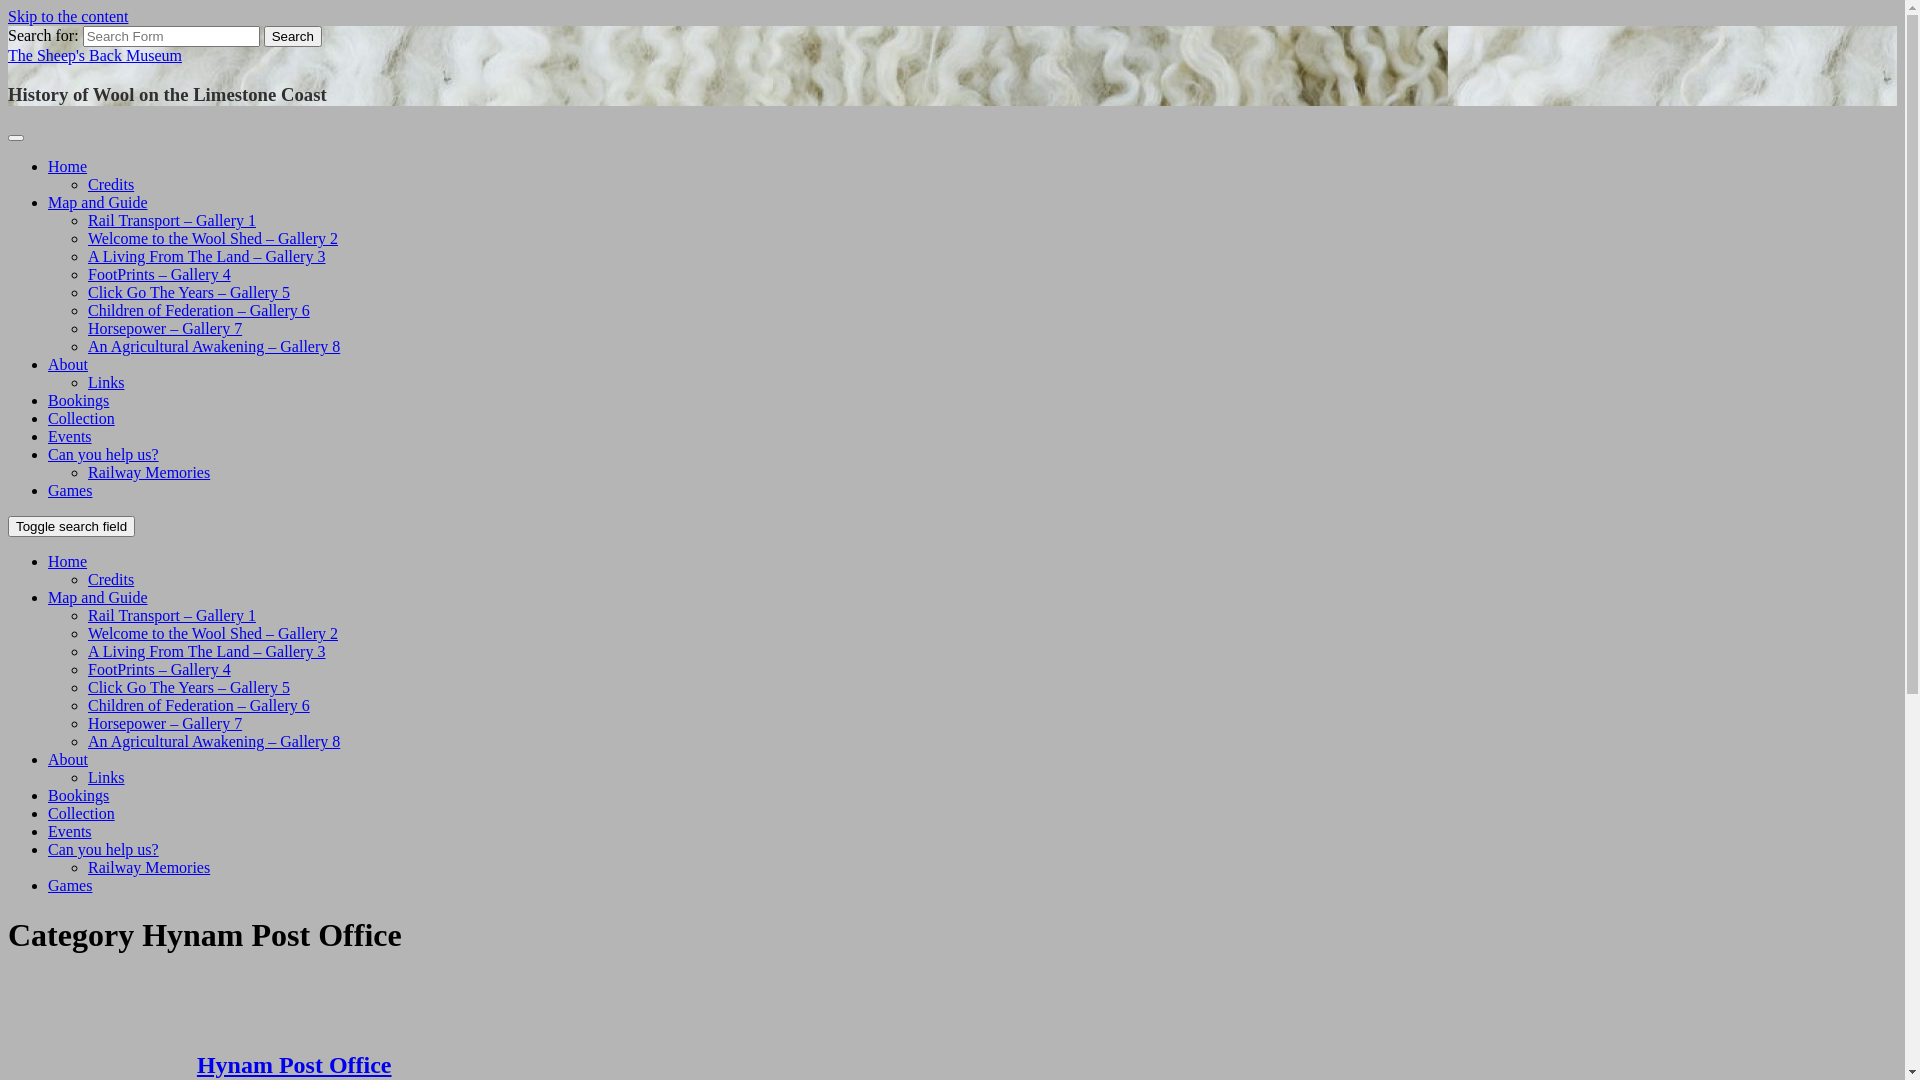  What do you see at coordinates (196, 1063) in the screenshot?
I see `'Hynam Post Office'` at bounding box center [196, 1063].